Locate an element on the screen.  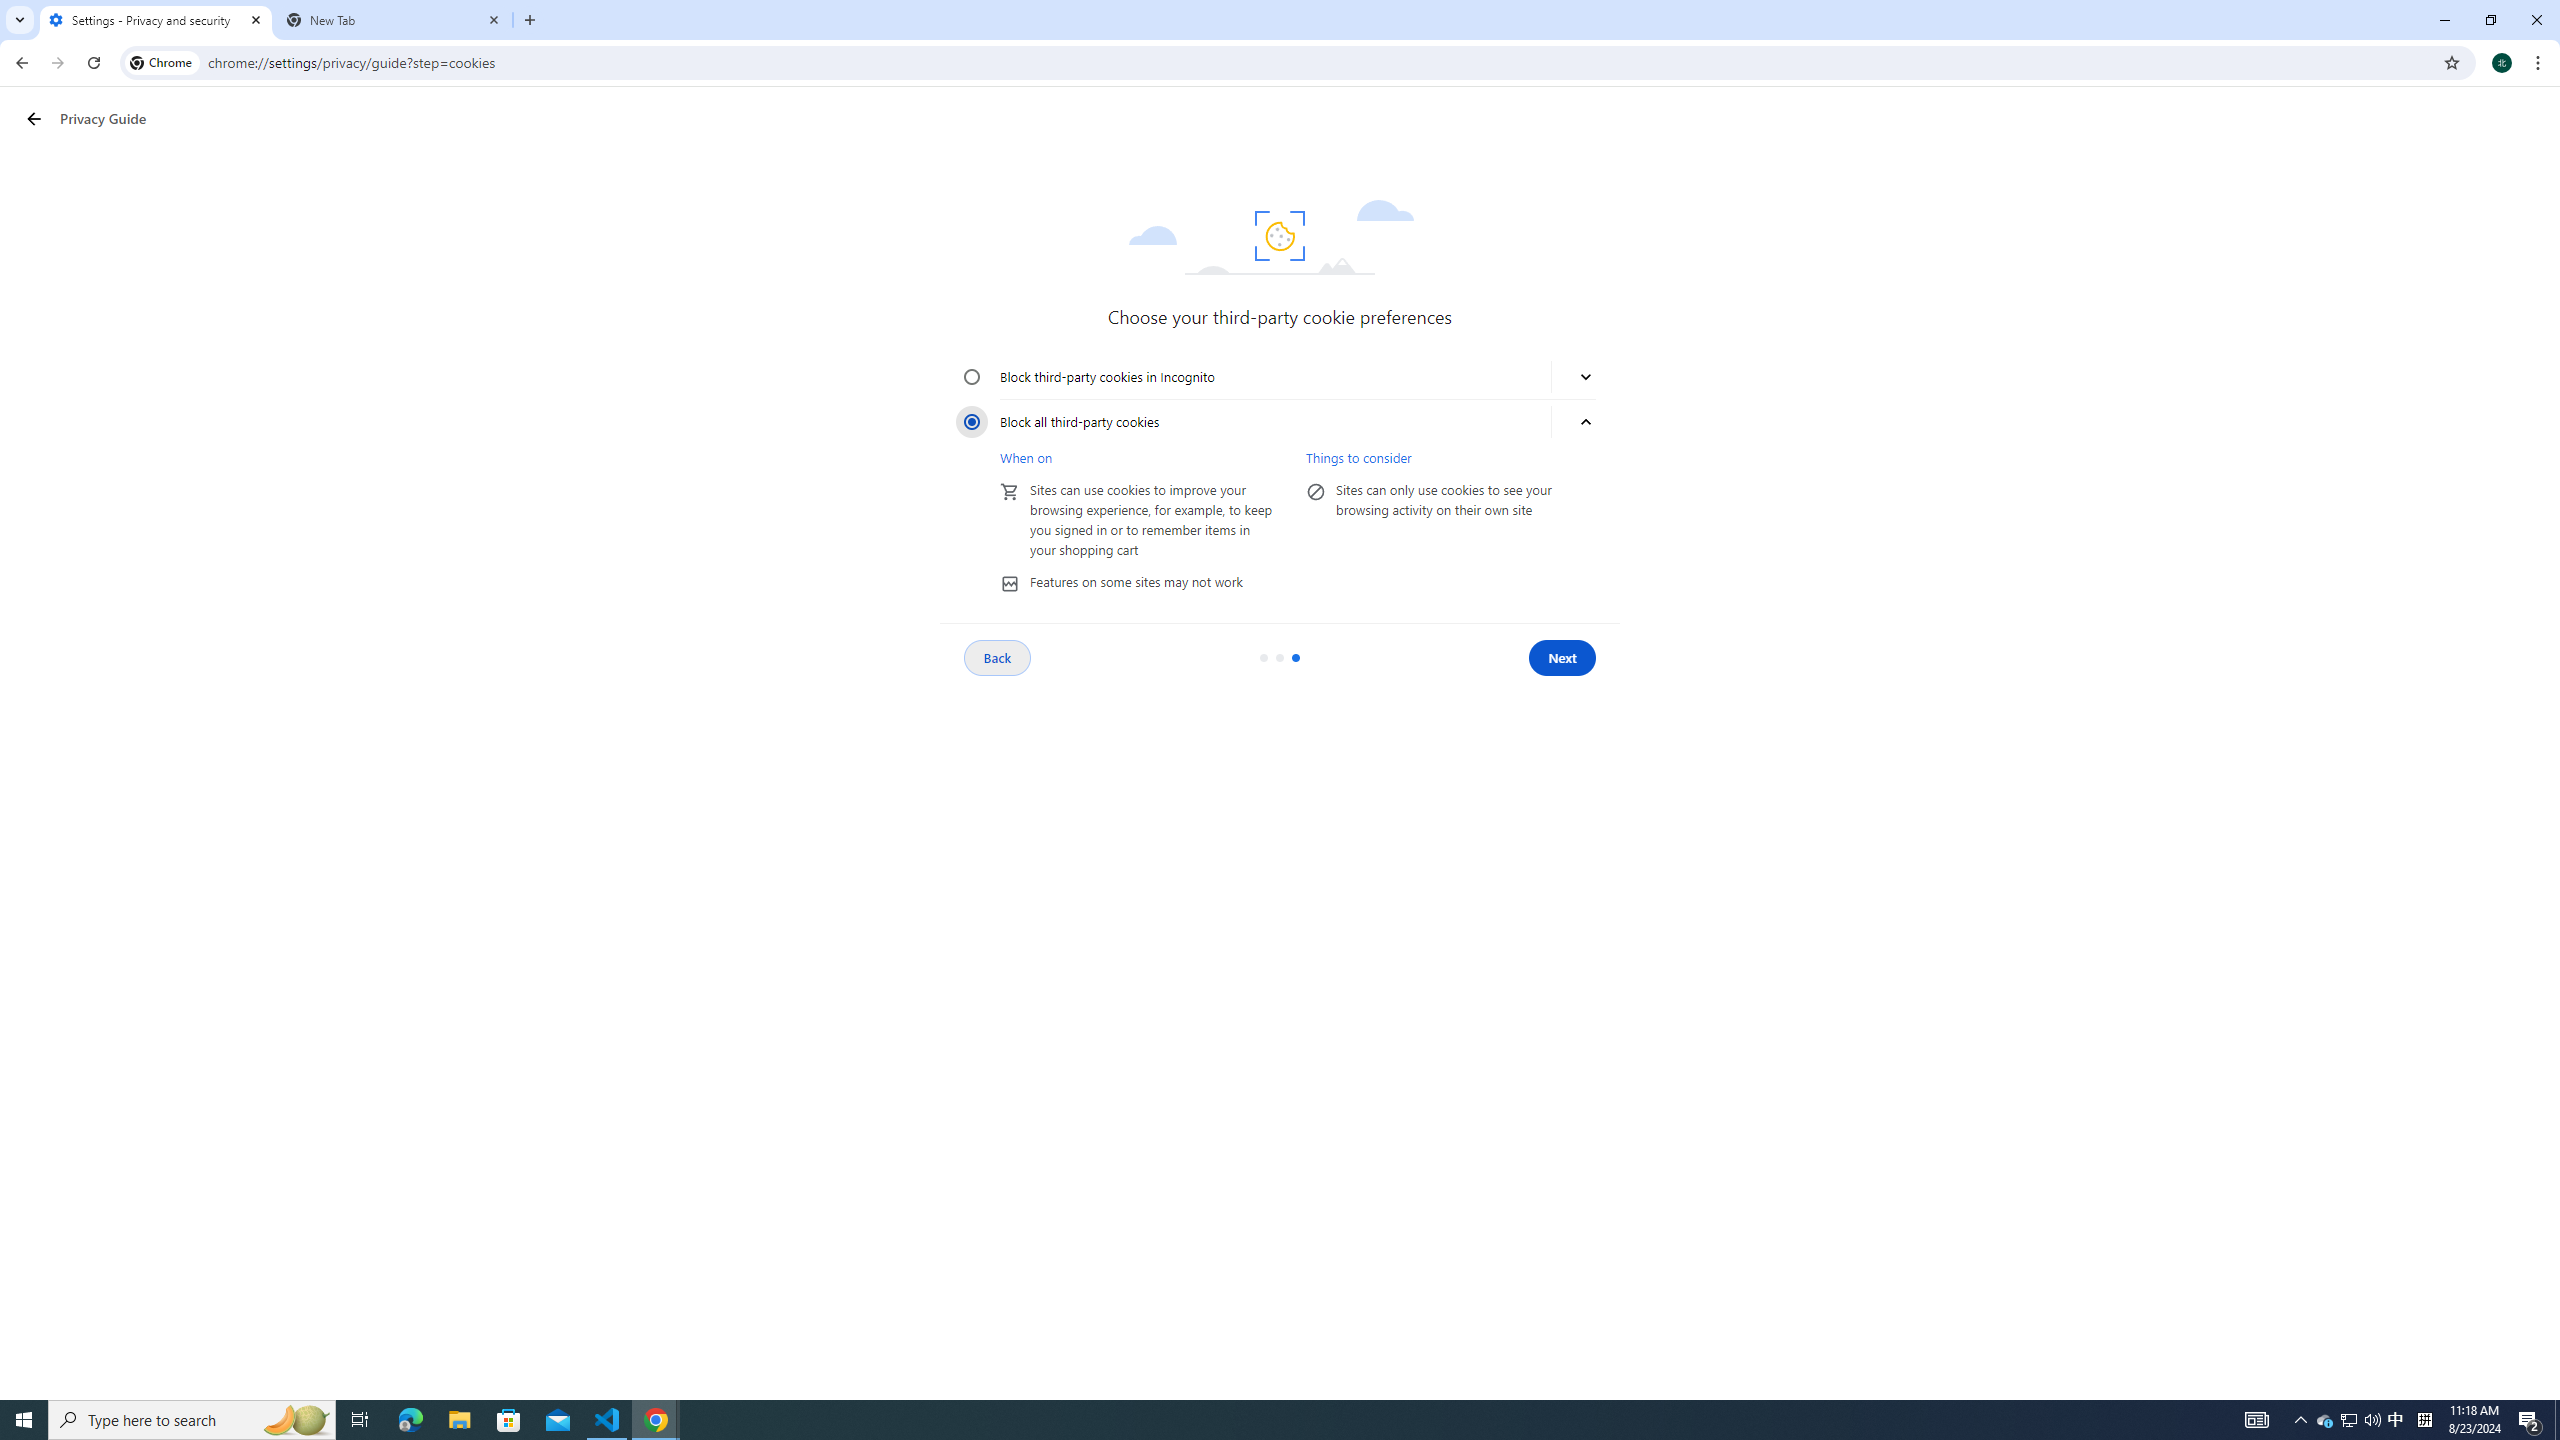
'New Tab' is located at coordinates (394, 19).